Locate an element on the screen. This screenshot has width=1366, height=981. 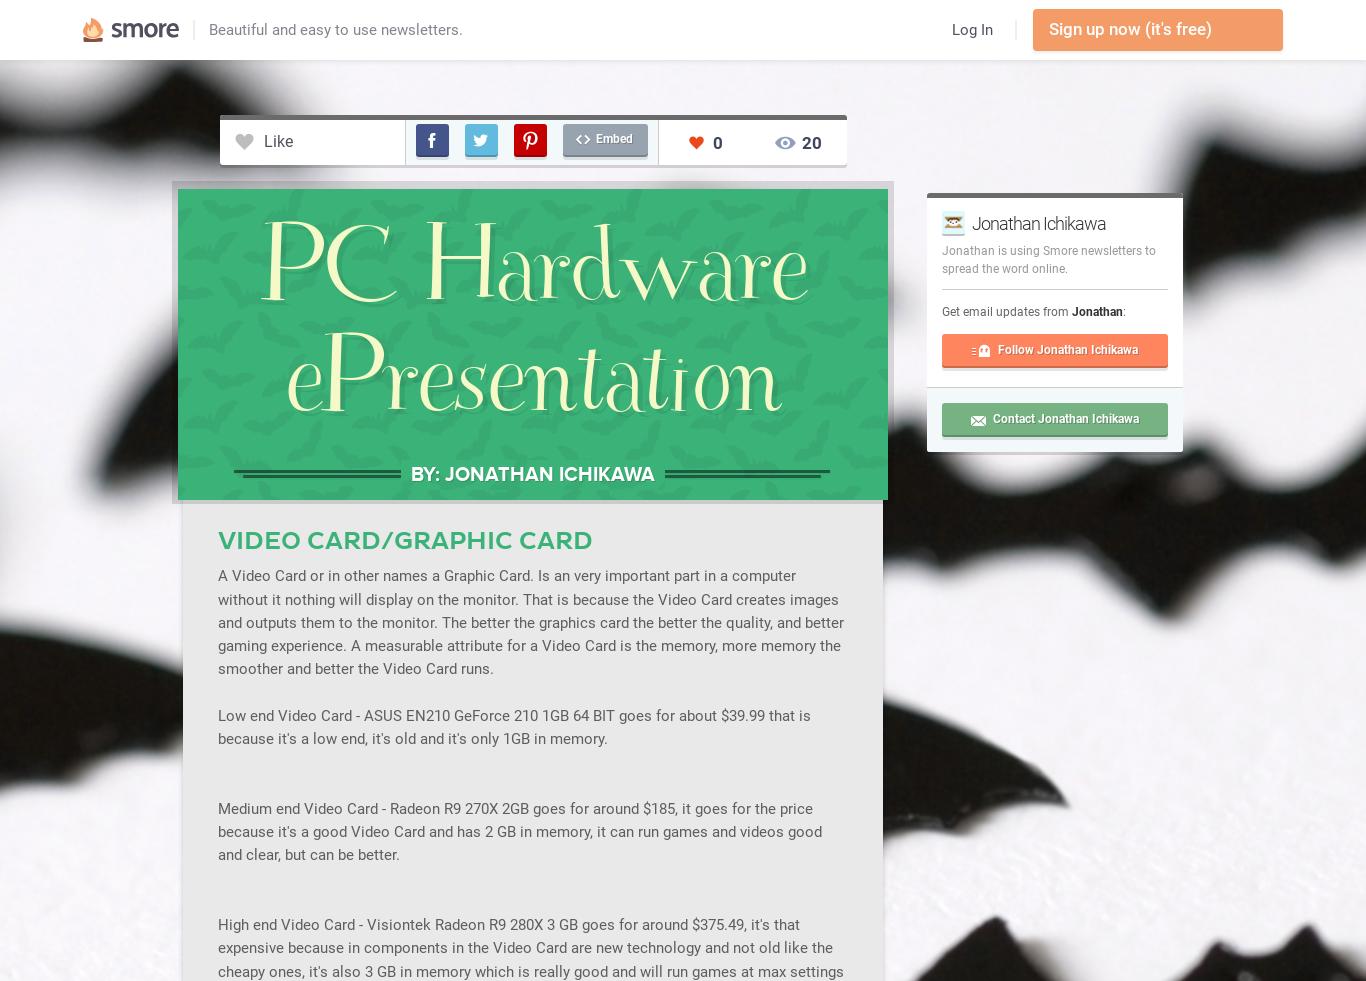
'Beautiful and easy to use newsletters.' is located at coordinates (207, 28).